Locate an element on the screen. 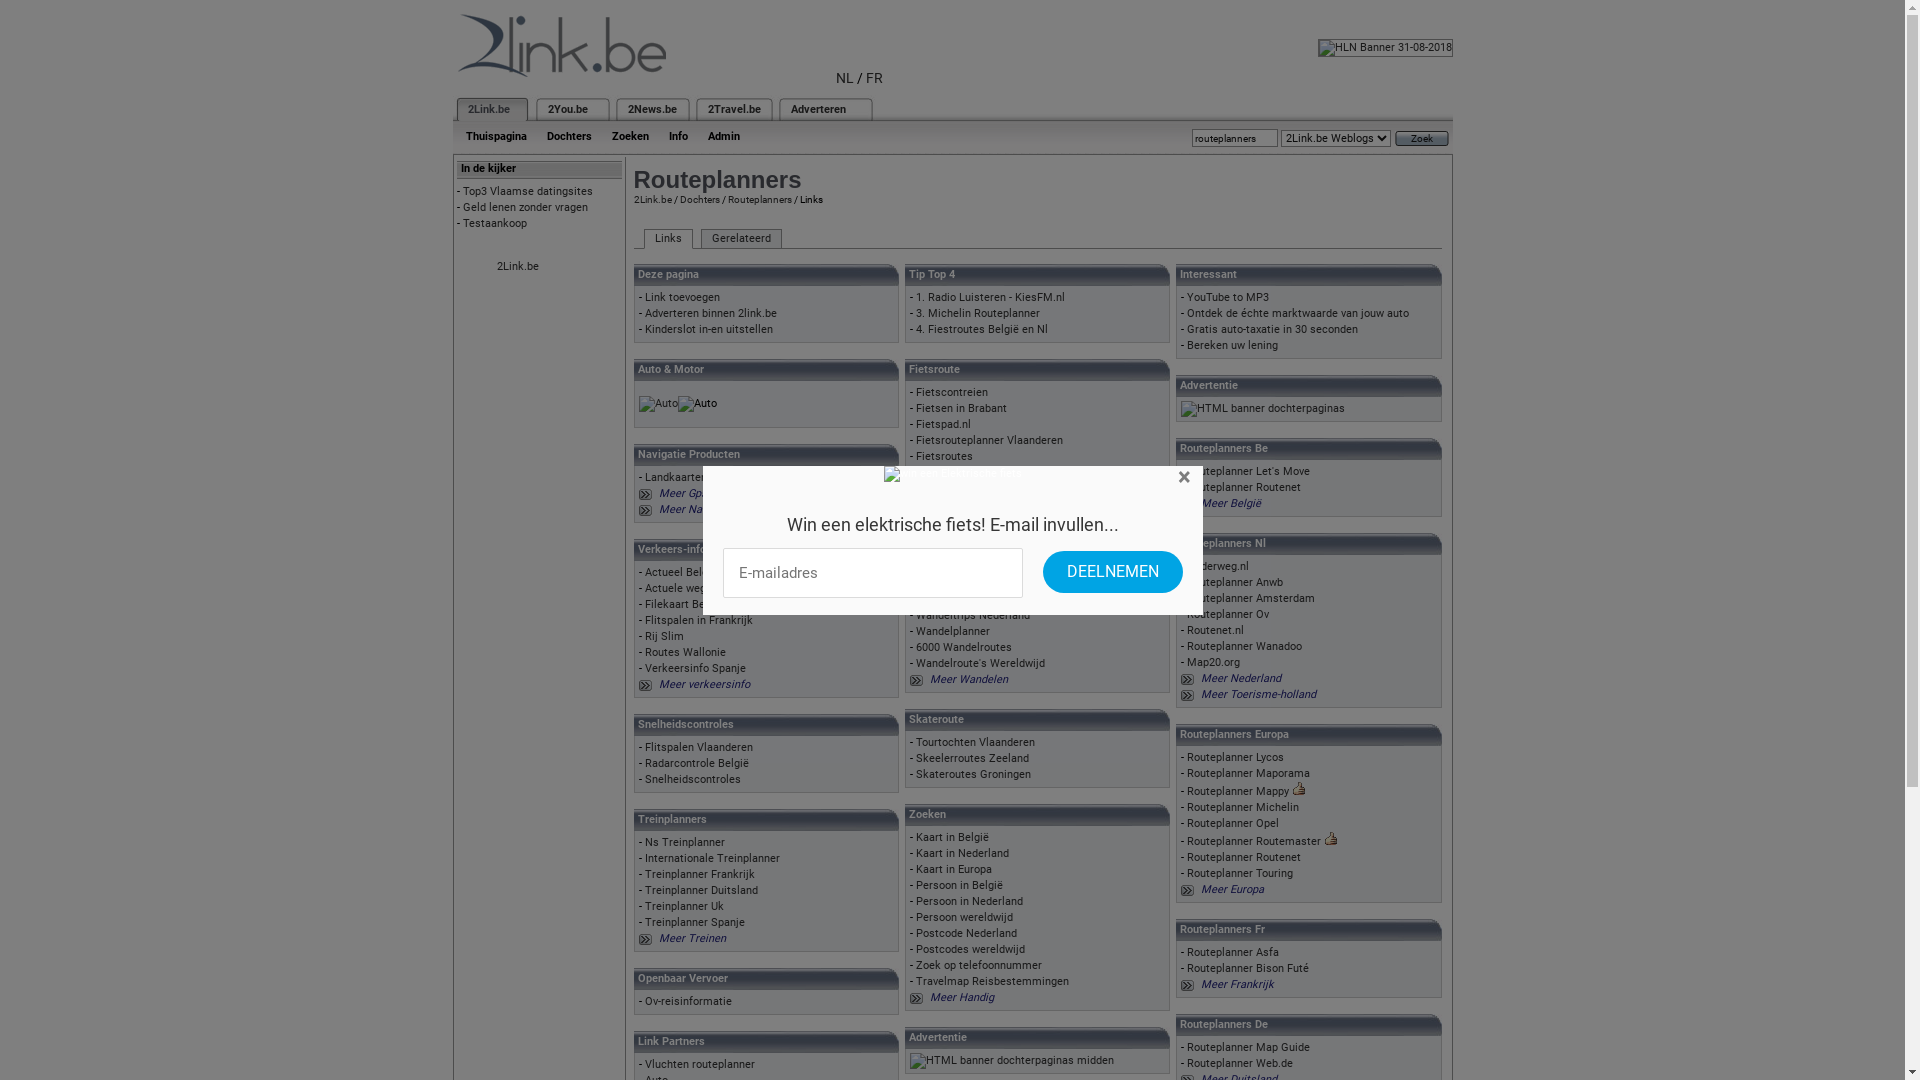 The height and width of the screenshot is (1080, 1920). 'Verkeersinfo Spanje' is located at coordinates (694, 668).